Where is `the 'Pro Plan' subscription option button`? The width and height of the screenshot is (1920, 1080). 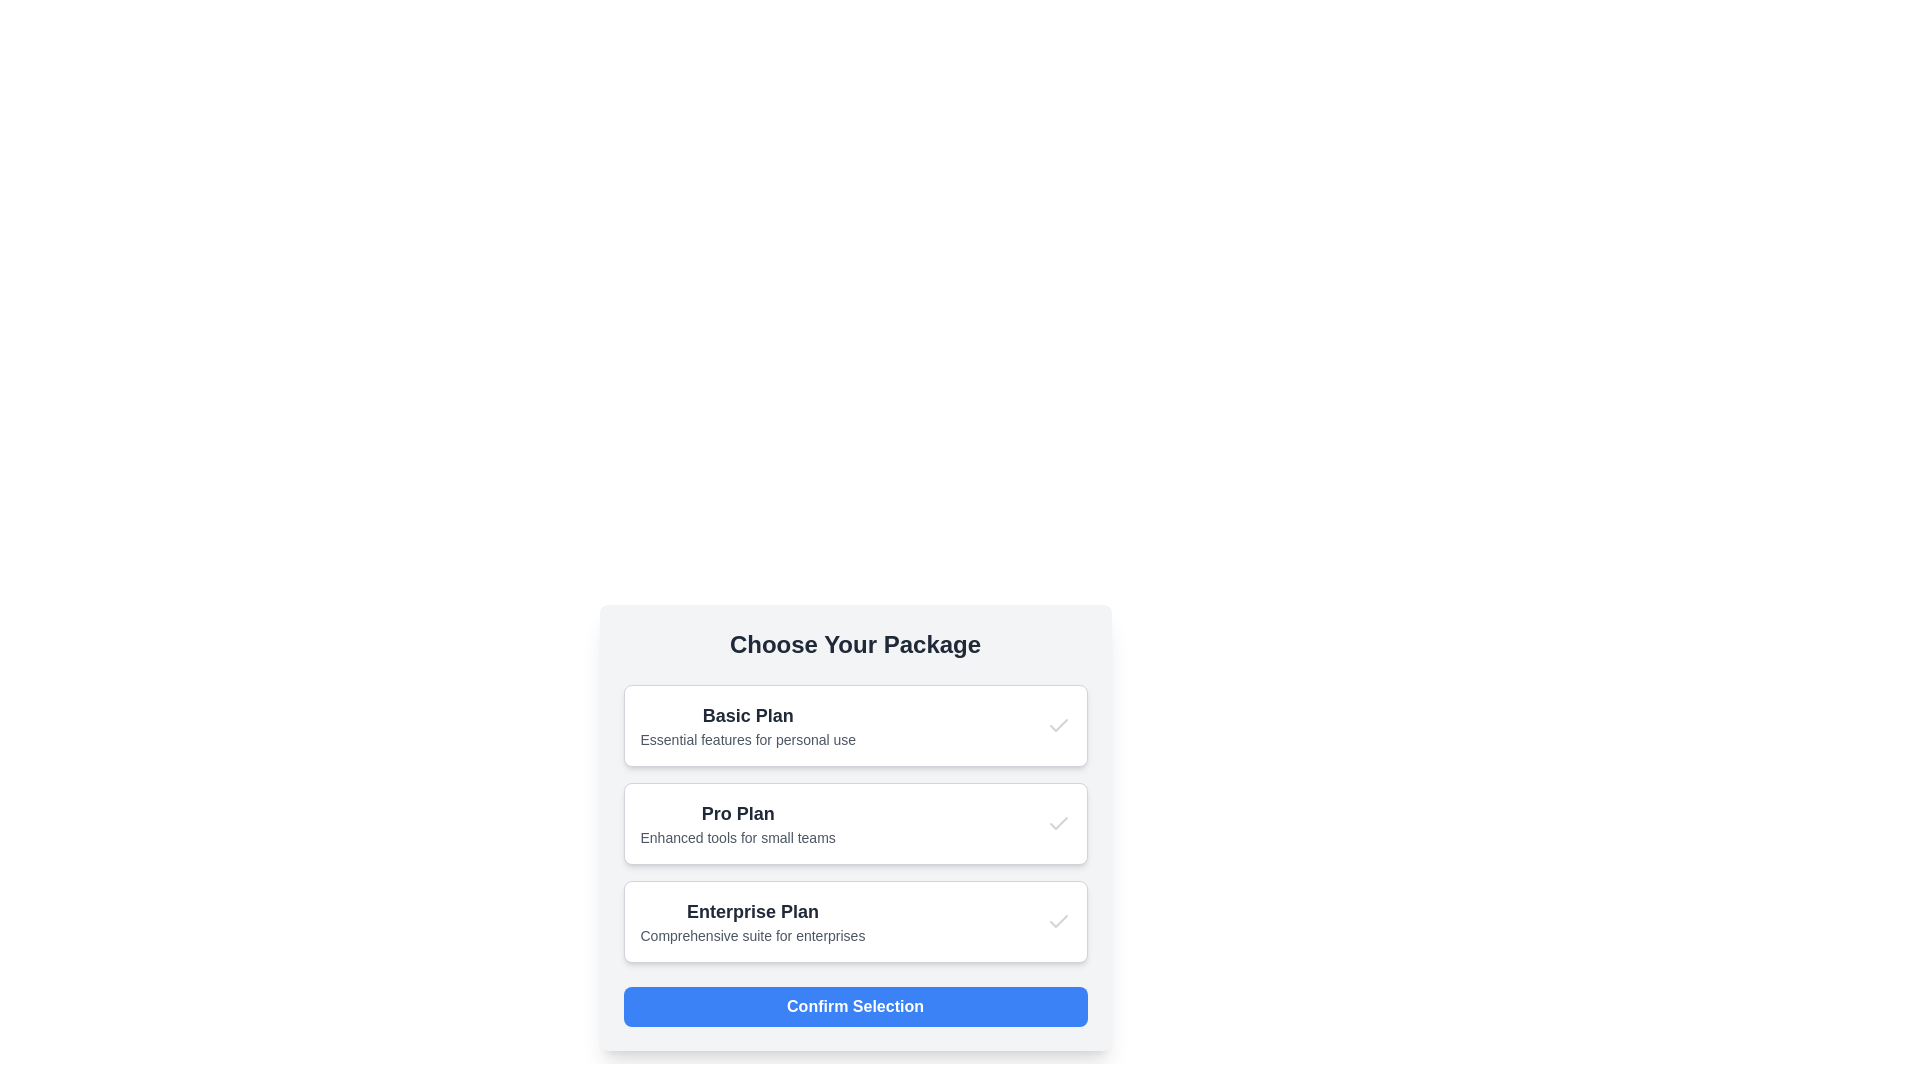
the 'Pro Plan' subscription option button is located at coordinates (855, 824).